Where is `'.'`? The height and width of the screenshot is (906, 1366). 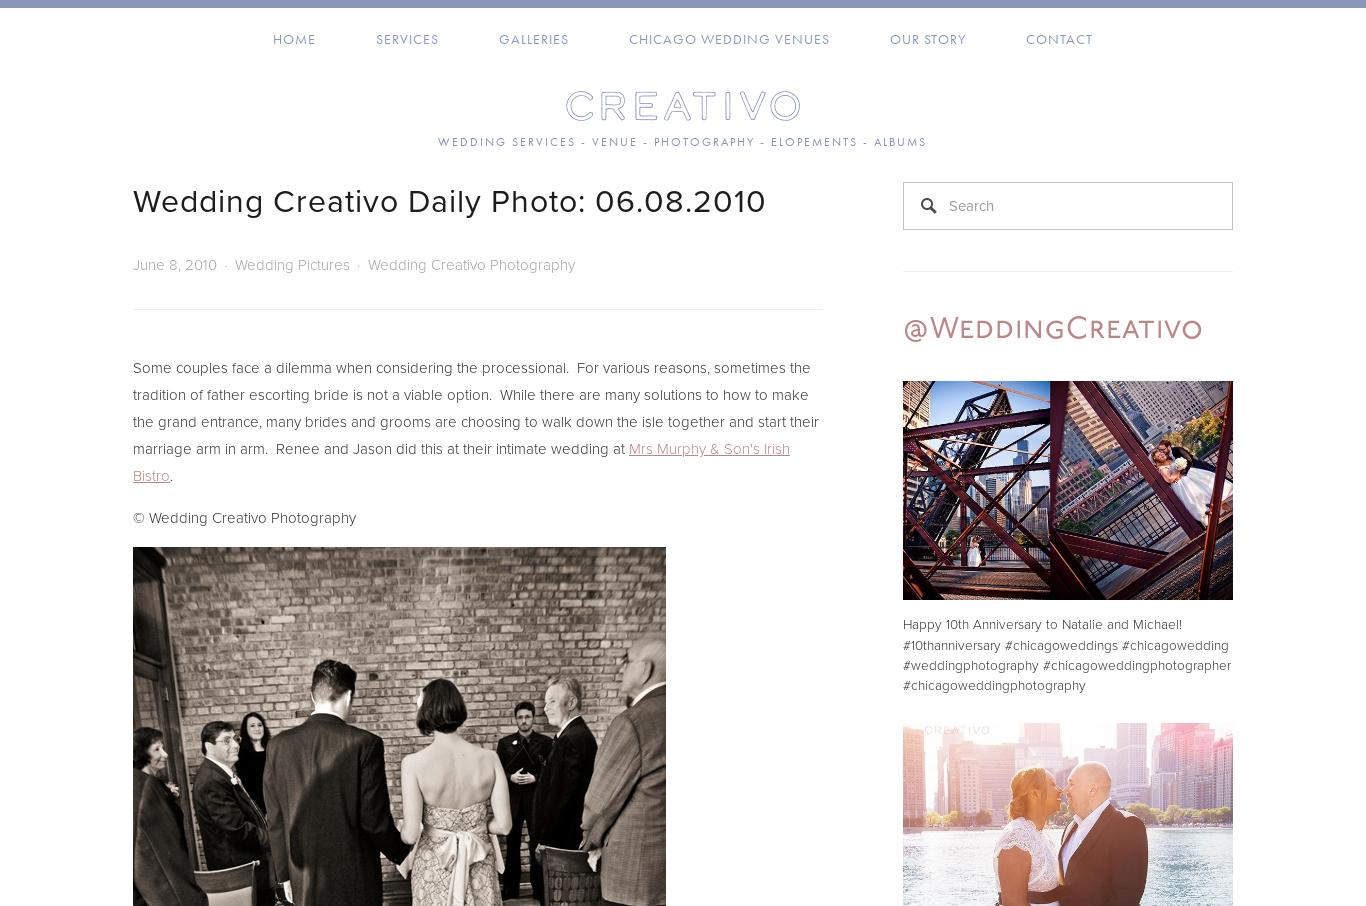 '.' is located at coordinates (167, 475).